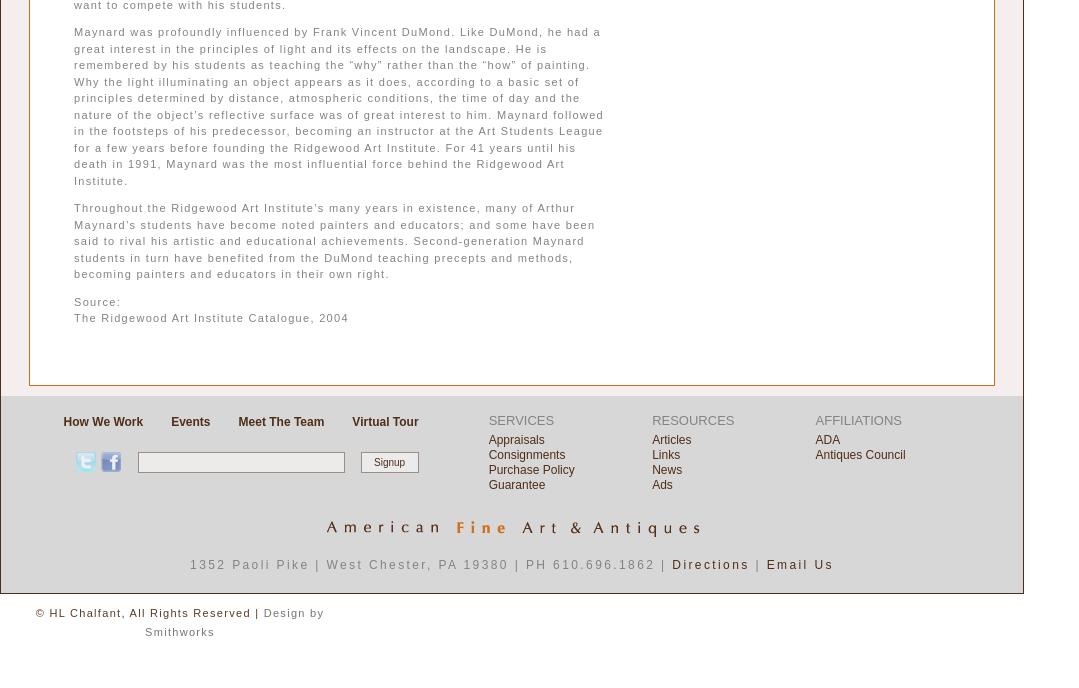  I want to click on 'Consignments', so click(526, 453).